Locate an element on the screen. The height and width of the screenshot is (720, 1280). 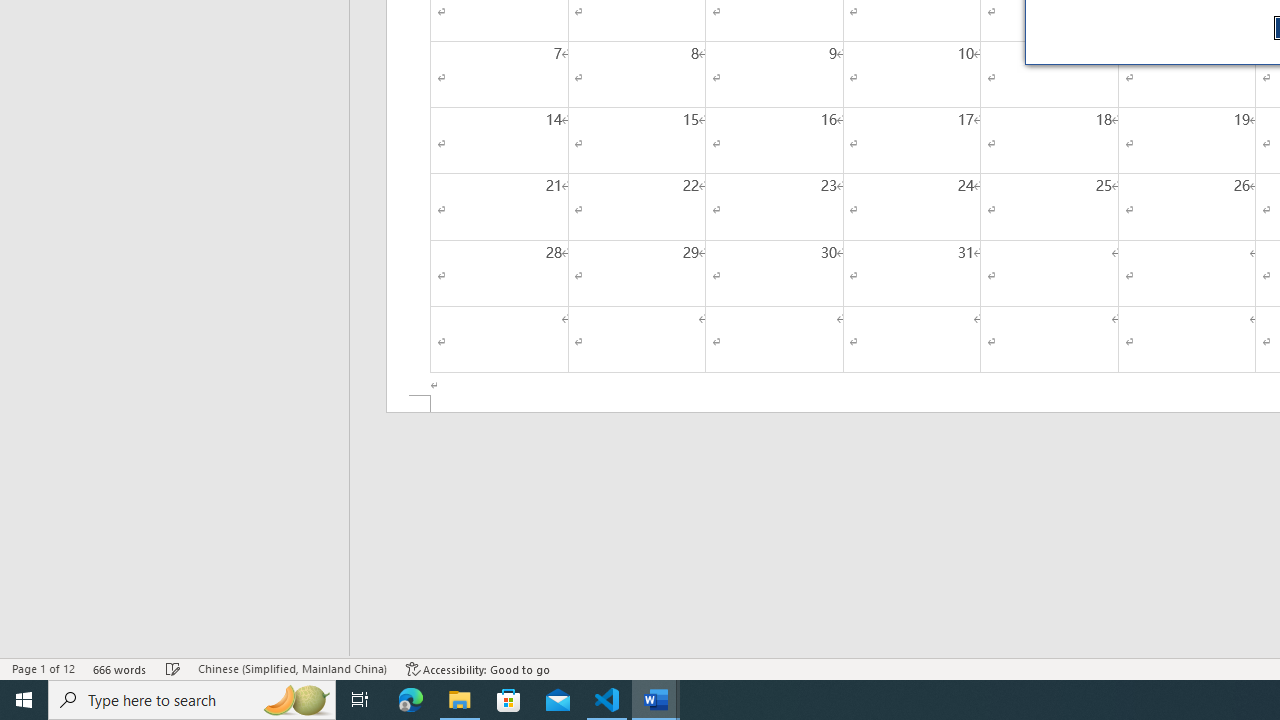
'Page Number Page 1 of 12' is located at coordinates (43, 669).